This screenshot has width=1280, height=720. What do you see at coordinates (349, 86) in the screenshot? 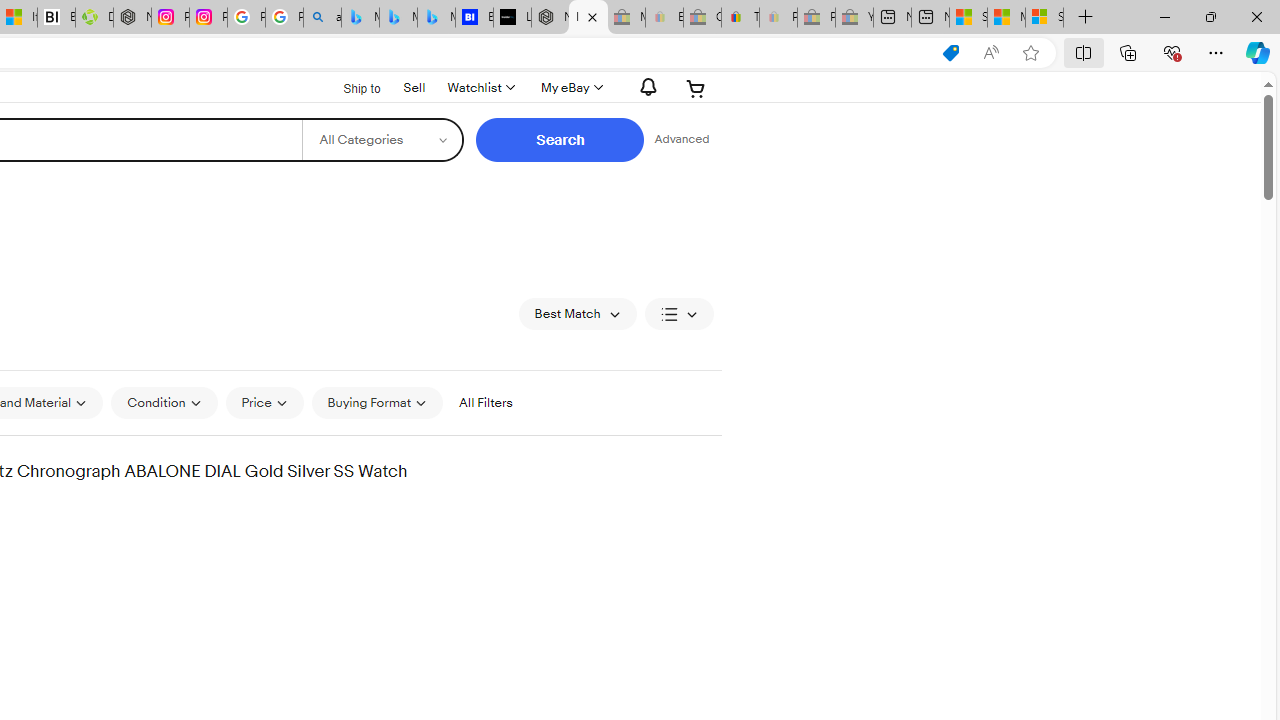
I see `'Ship to'` at bounding box center [349, 86].